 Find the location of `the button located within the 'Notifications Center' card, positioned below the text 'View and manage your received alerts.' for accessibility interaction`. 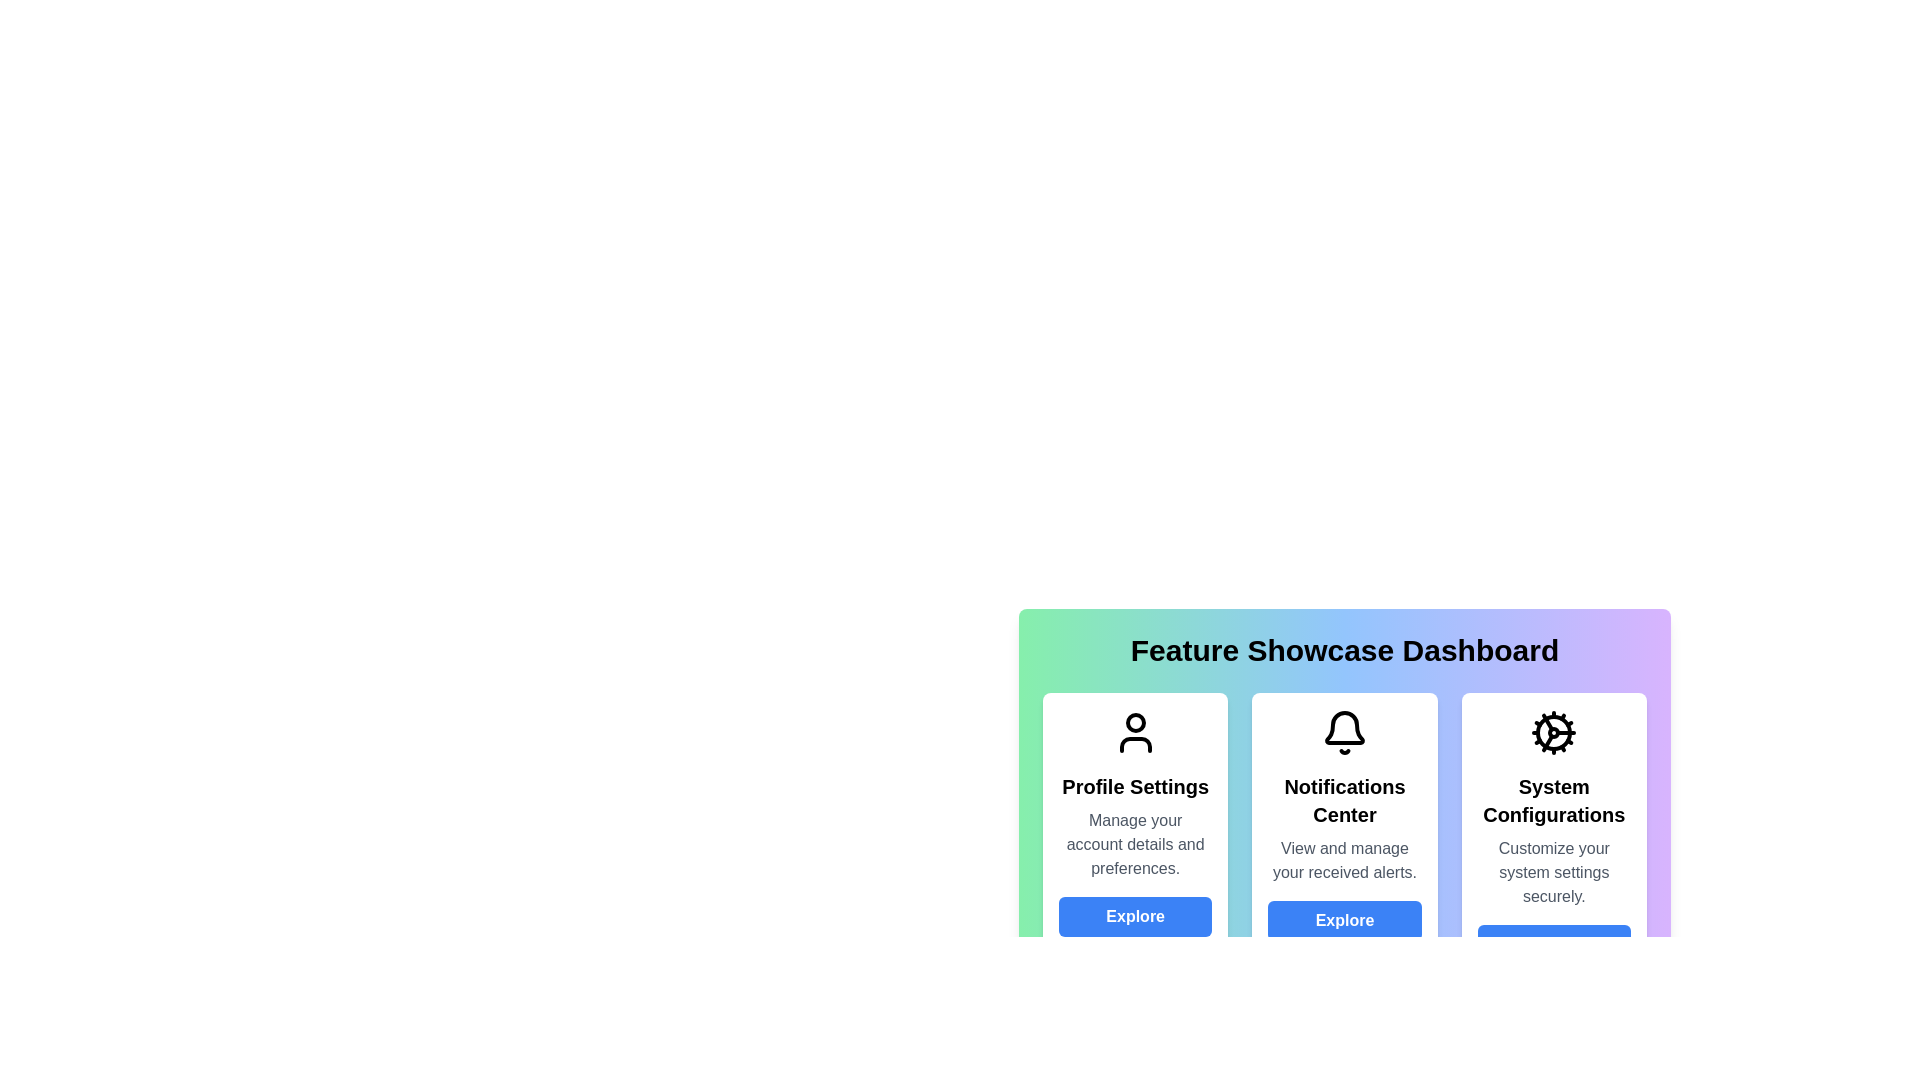

the button located within the 'Notifications Center' card, positioned below the text 'View and manage your received alerts.' for accessibility interaction is located at coordinates (1344, 921).